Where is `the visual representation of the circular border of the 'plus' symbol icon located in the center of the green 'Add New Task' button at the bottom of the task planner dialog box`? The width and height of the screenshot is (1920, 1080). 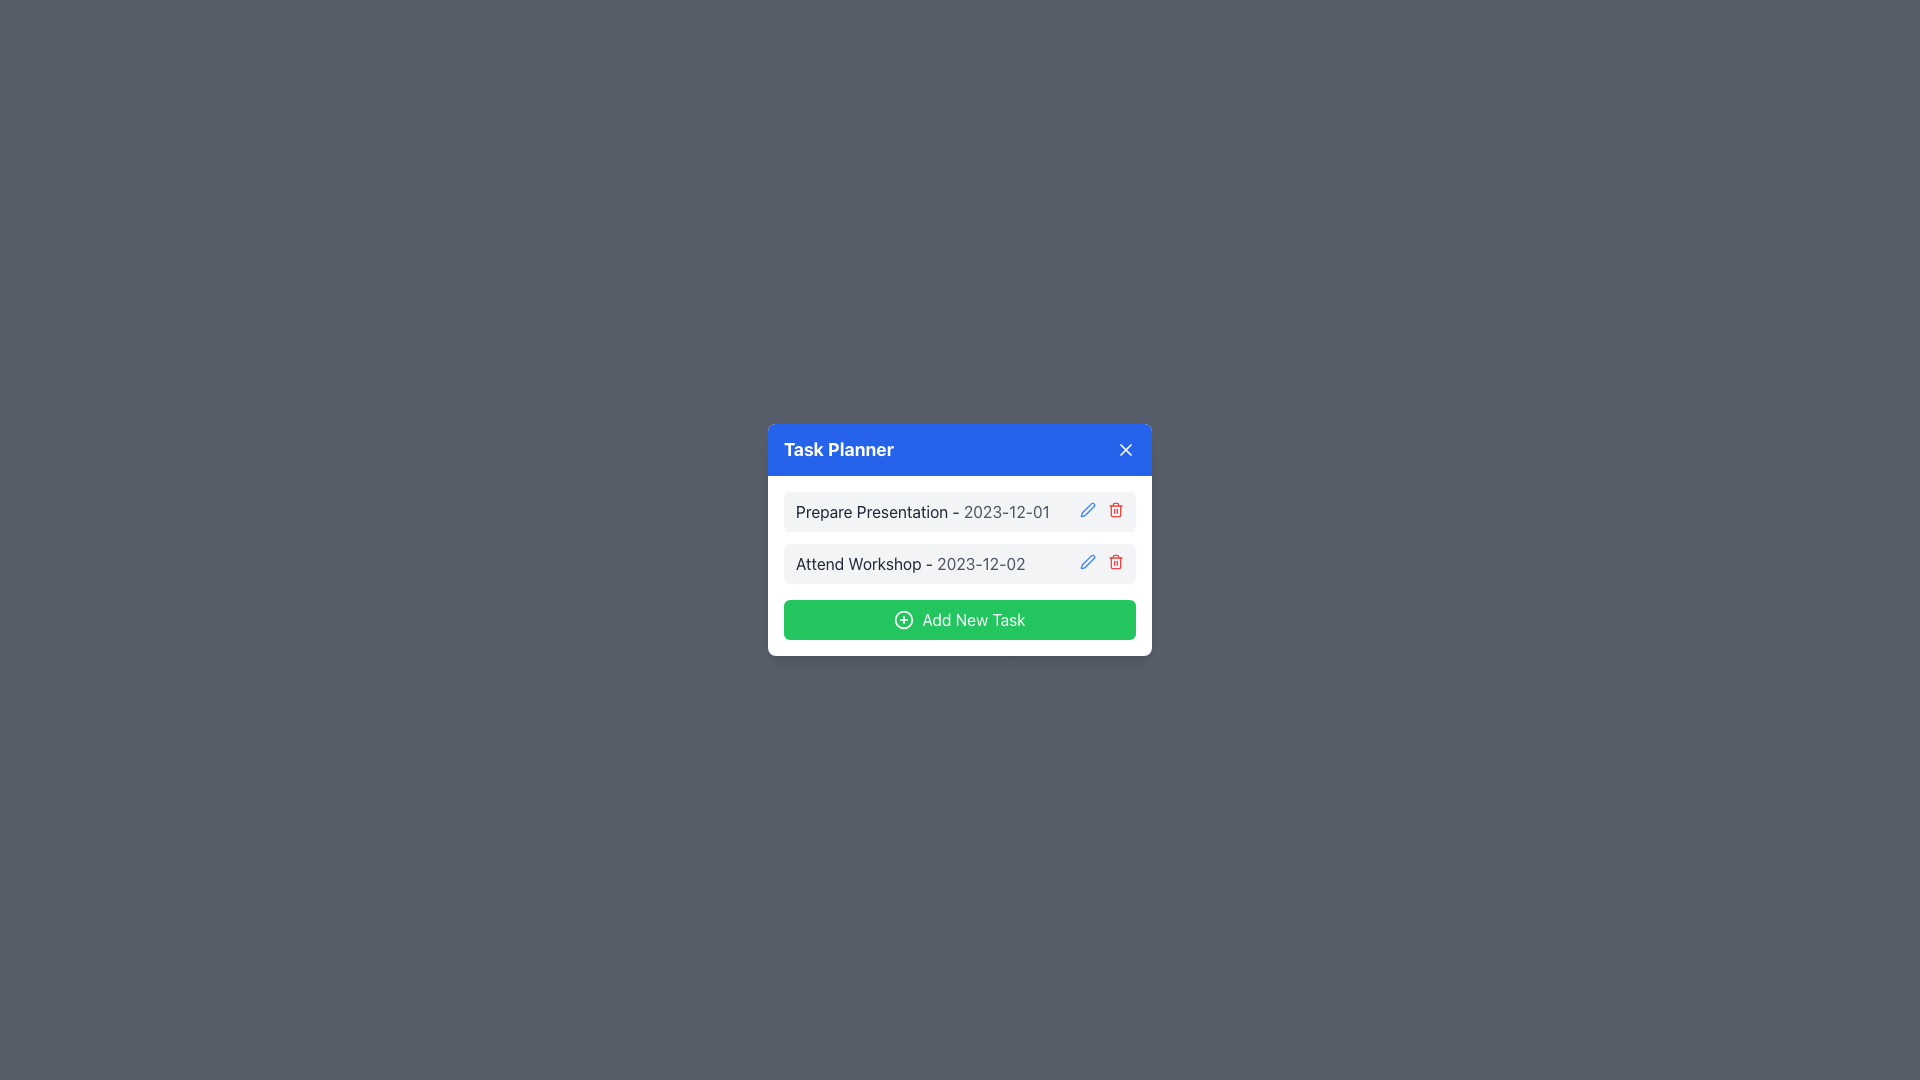 the visual representation of the circular border of the 'plus' symbol icon located in the center of the green 'Add New Task' button at the bottom of the task planner dialog box is located at coordinates (903, 619).